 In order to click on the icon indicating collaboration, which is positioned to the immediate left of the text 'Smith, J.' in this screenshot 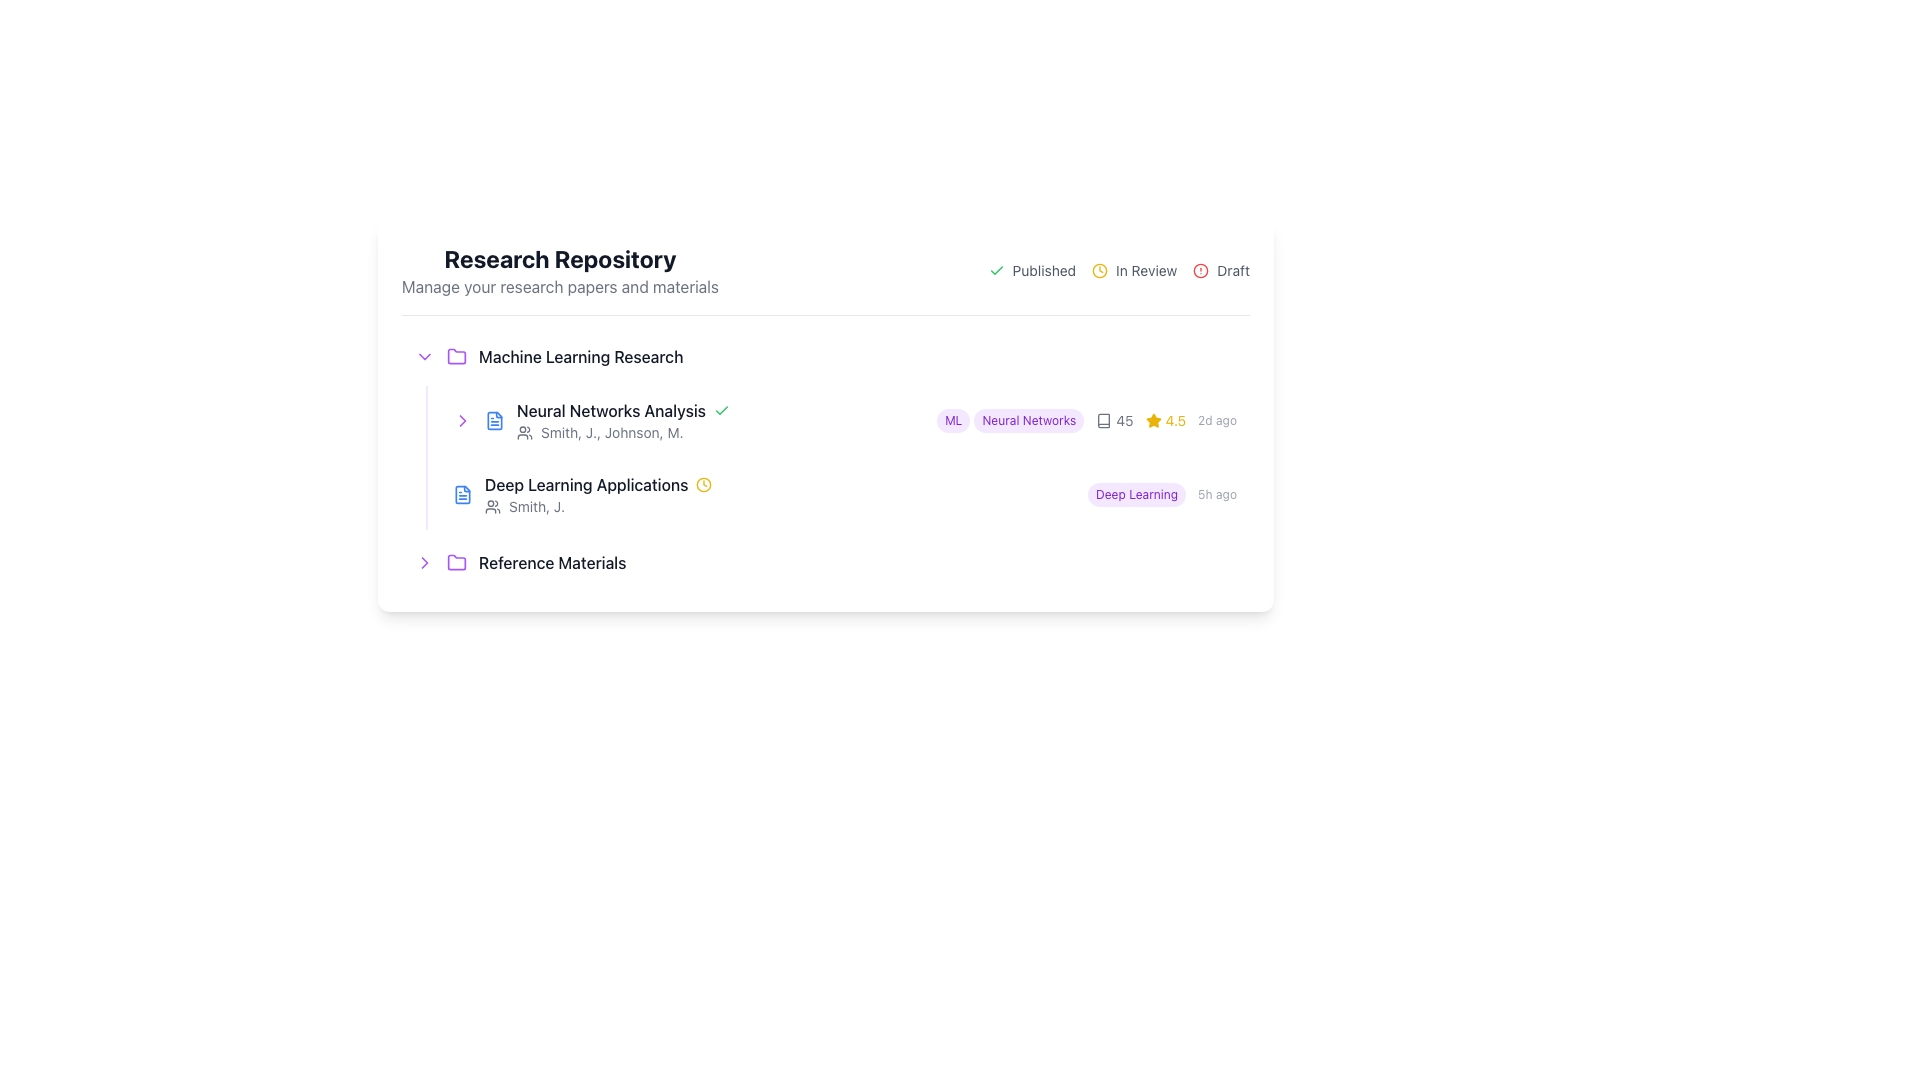, I will do `click(493, 505)`.